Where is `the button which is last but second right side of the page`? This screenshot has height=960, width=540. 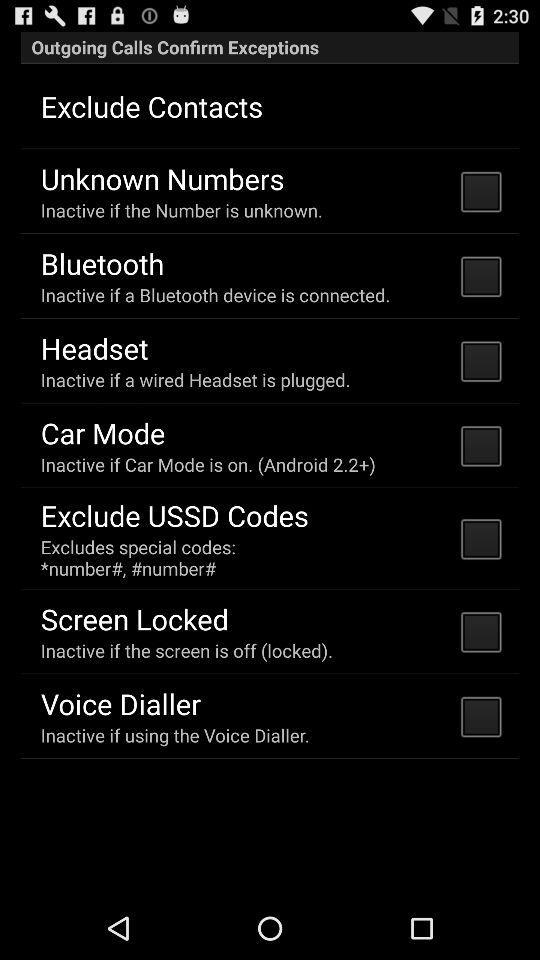 the button which is last but second right side of the page is located at coordinates (479, 537).